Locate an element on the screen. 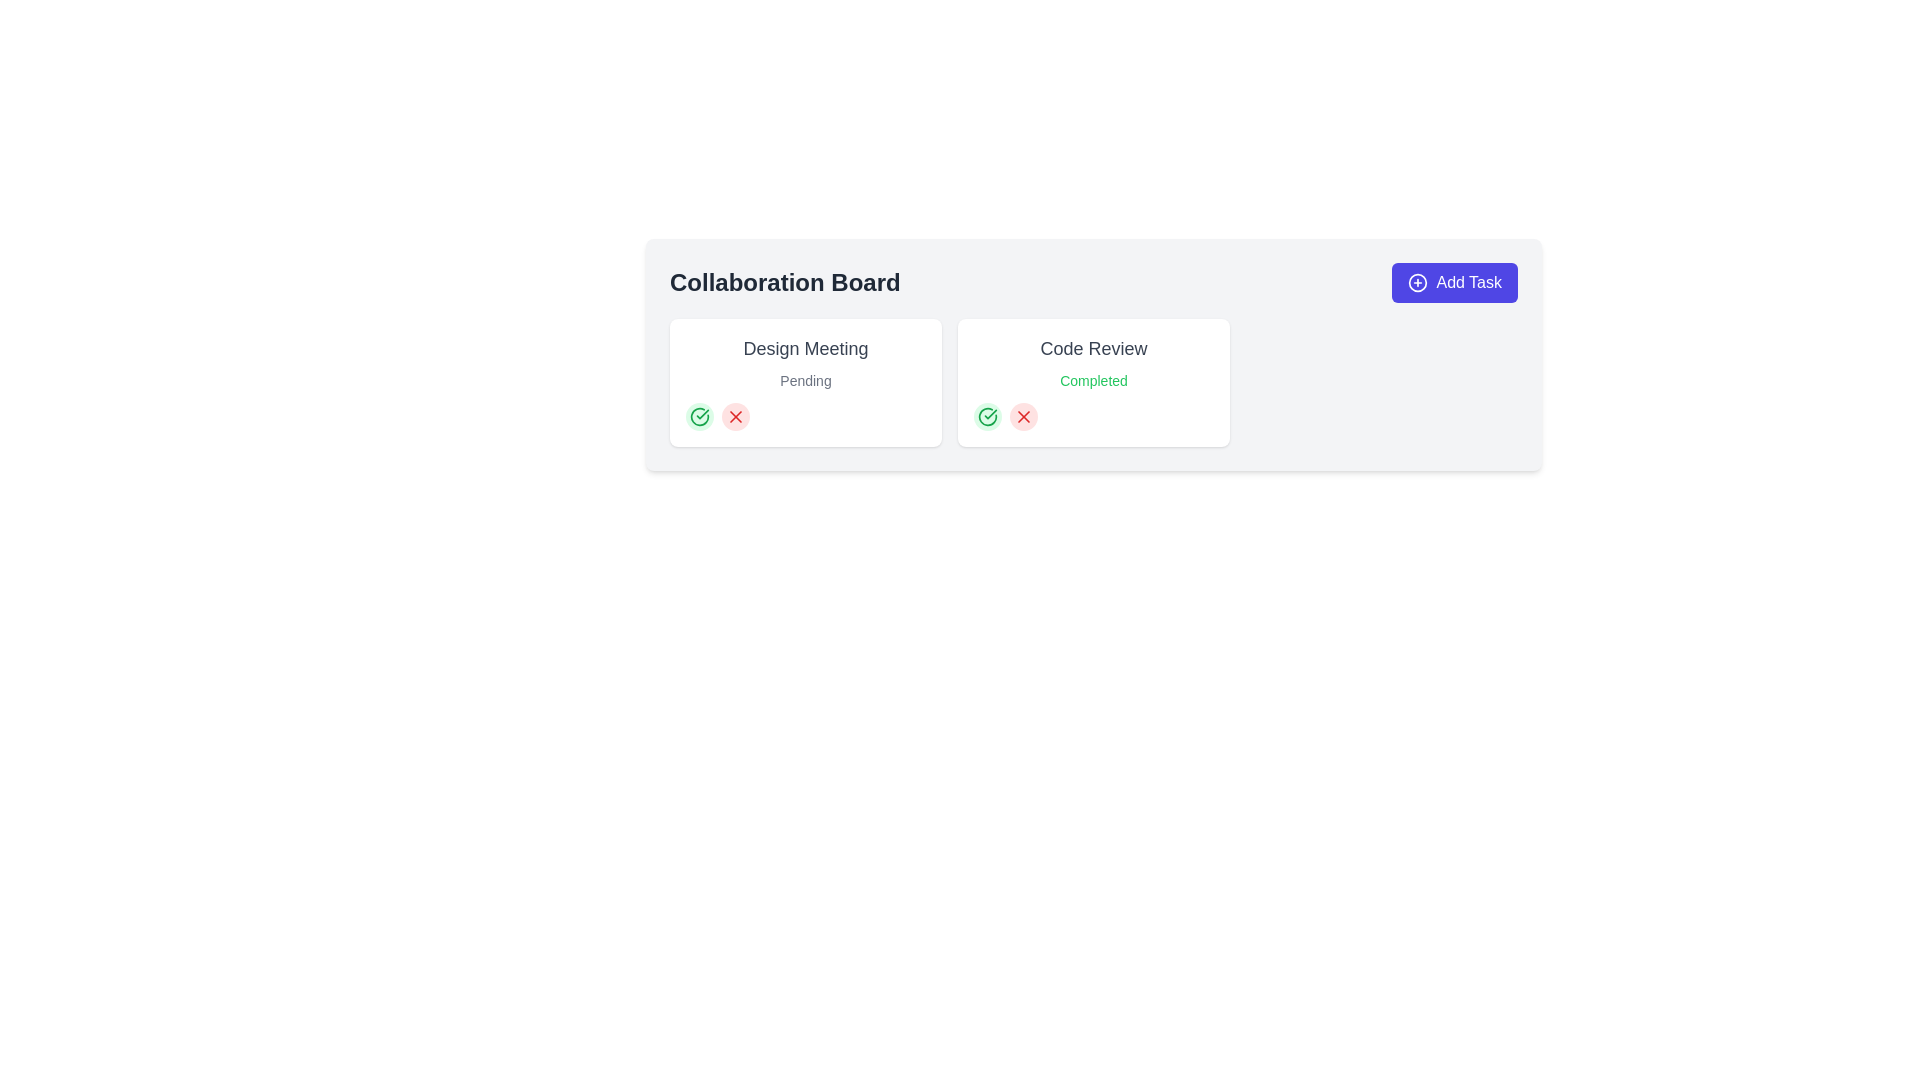  the small green circular icon button with a checkmark symbol, located below the 'Design Meeting' section on the collaboration board, to confirm or indicate completion is located at coordinates (700, 415).